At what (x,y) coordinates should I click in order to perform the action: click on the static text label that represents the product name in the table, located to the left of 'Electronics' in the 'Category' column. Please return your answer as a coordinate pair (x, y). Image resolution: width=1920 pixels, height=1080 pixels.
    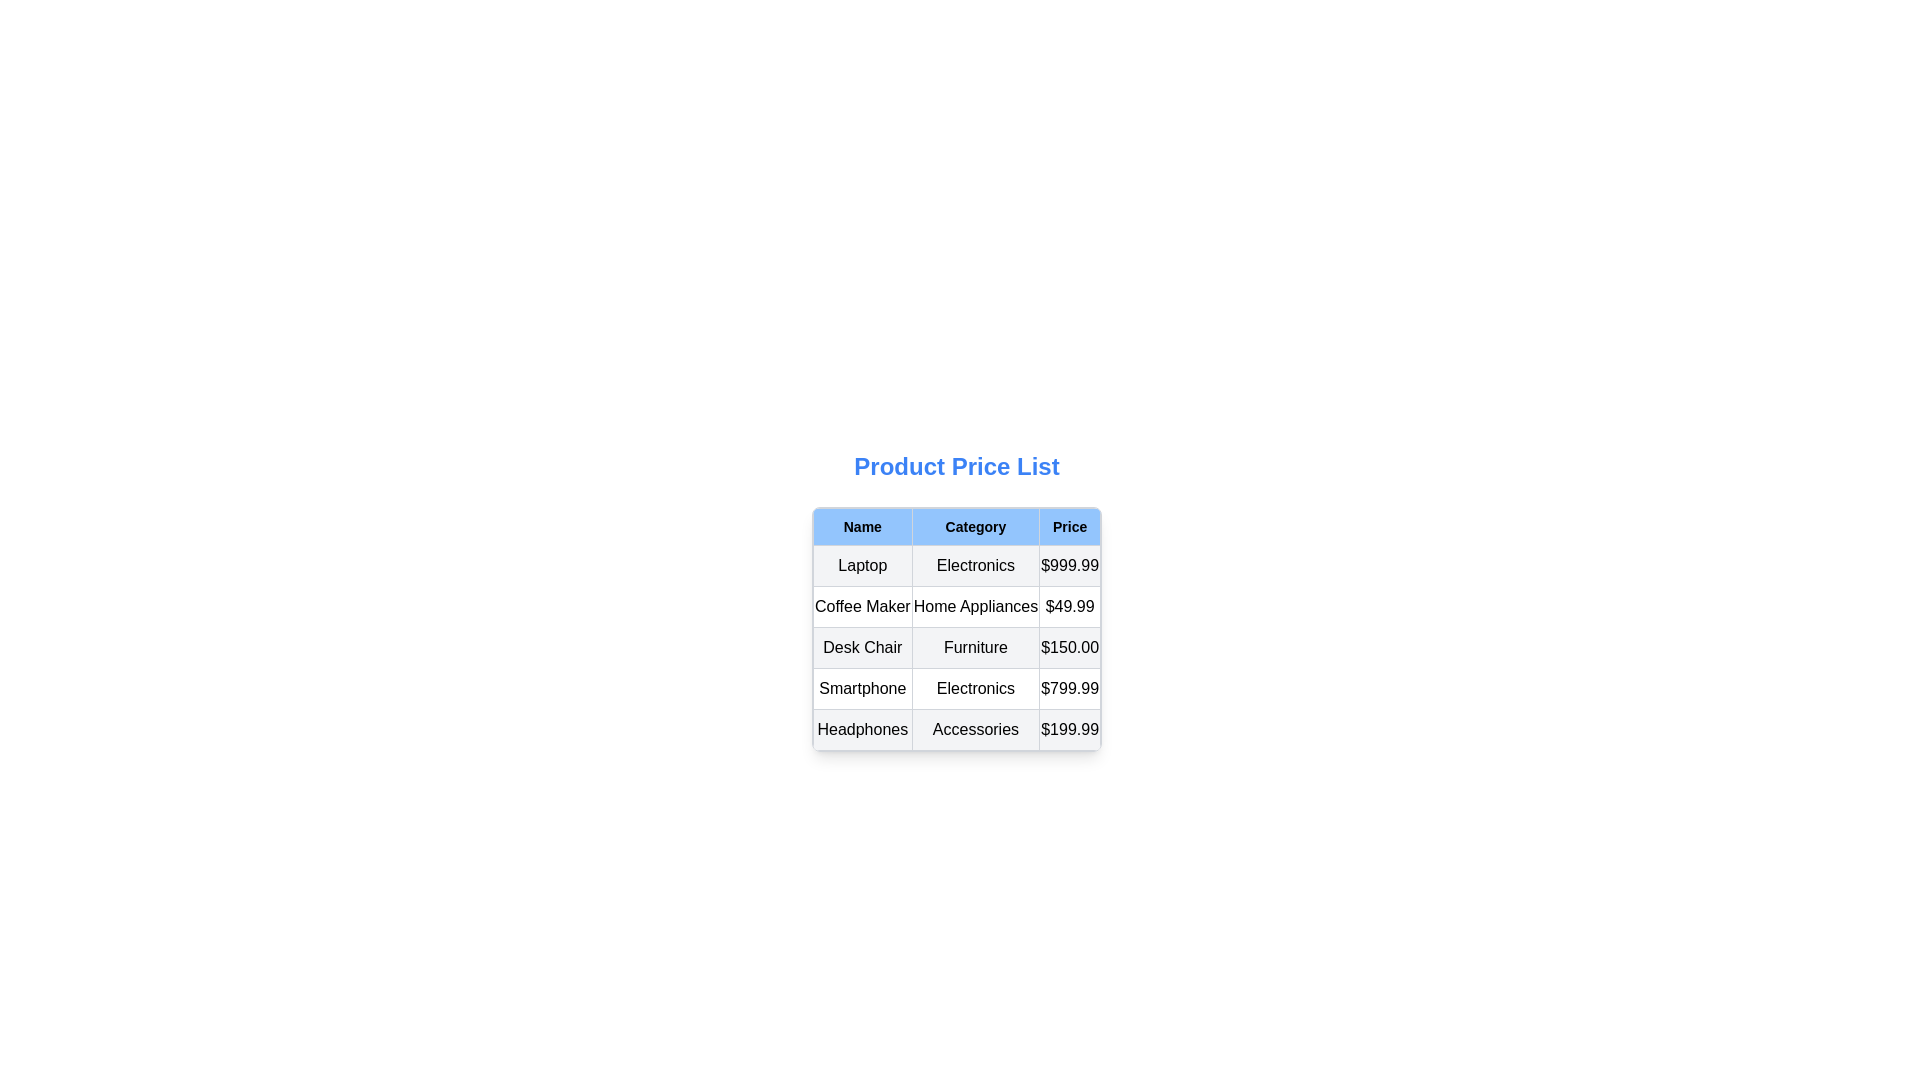
    Looking at the image, I should click on (862, 566).